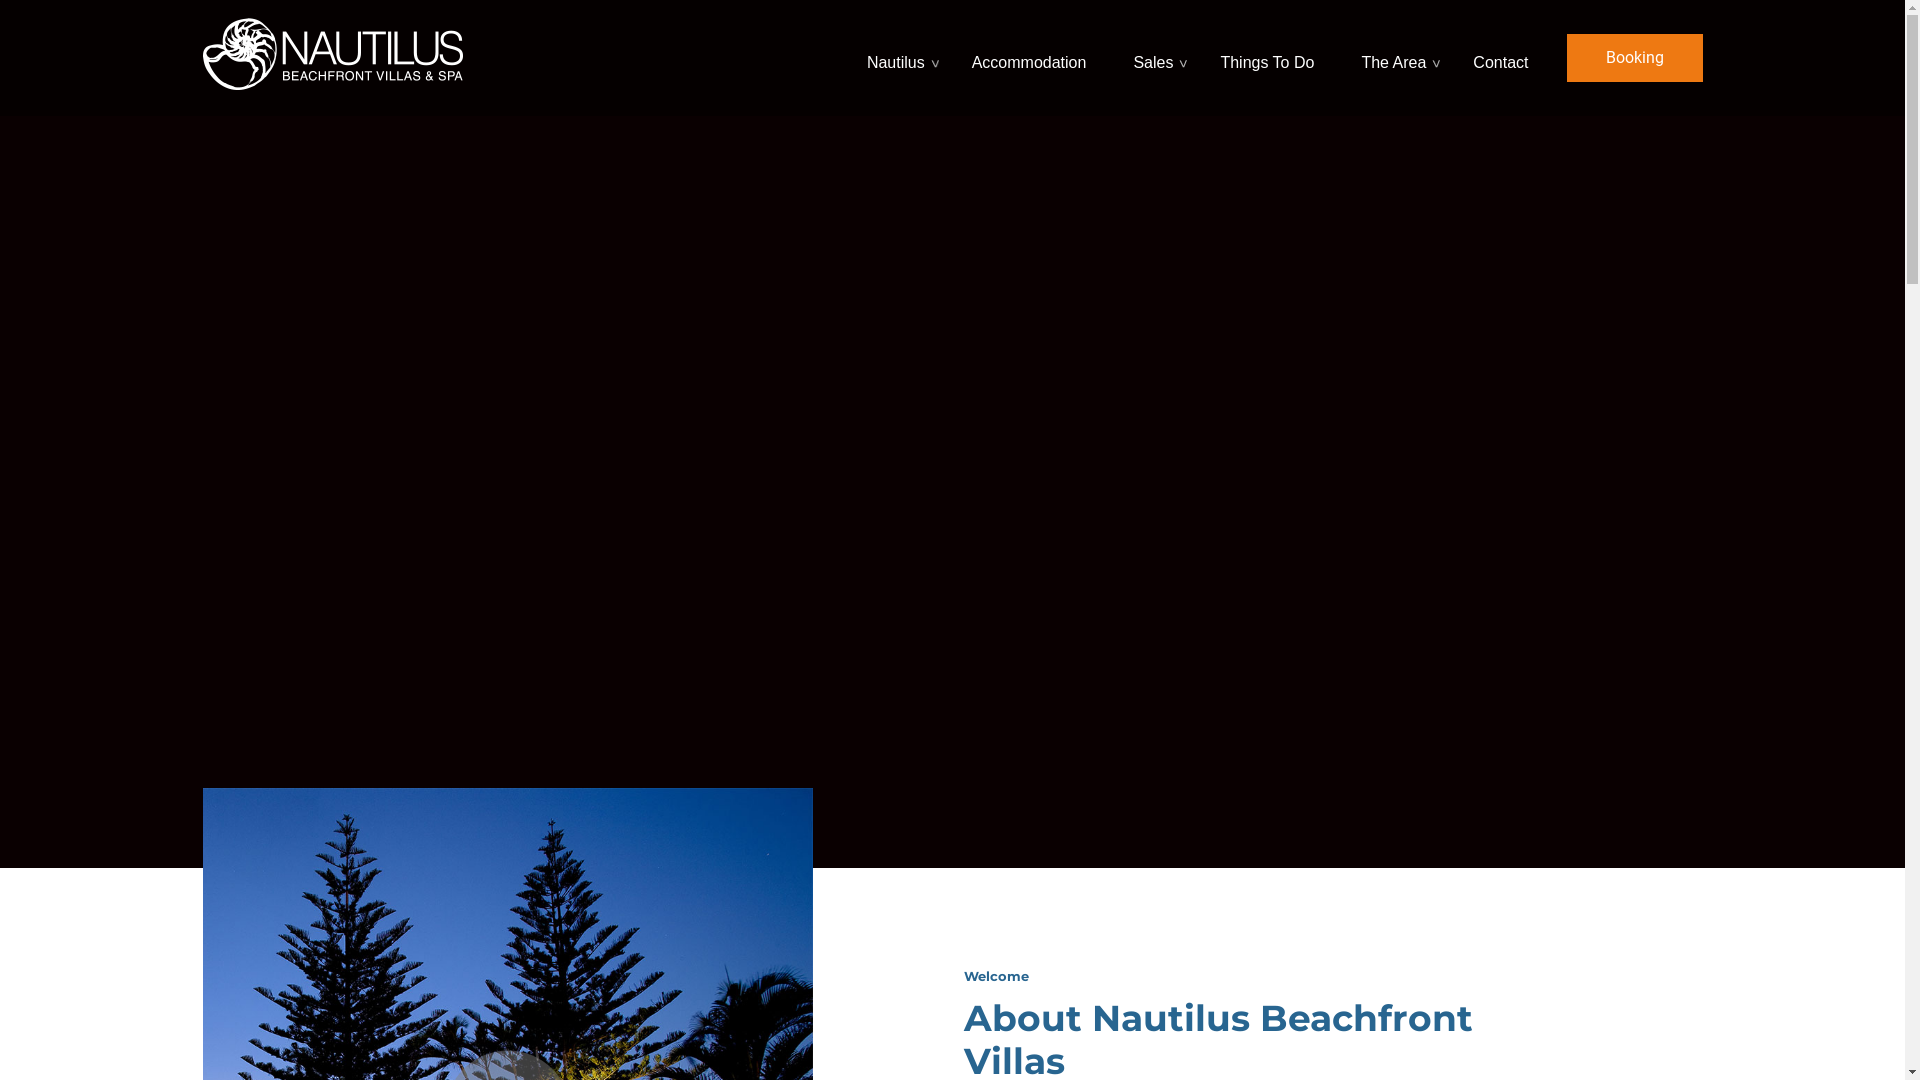 This screenshot has width=1920, height=1080. Describe the element at coordinates (1633, 56) in the screenshot. I see `'Booking'` at that location.